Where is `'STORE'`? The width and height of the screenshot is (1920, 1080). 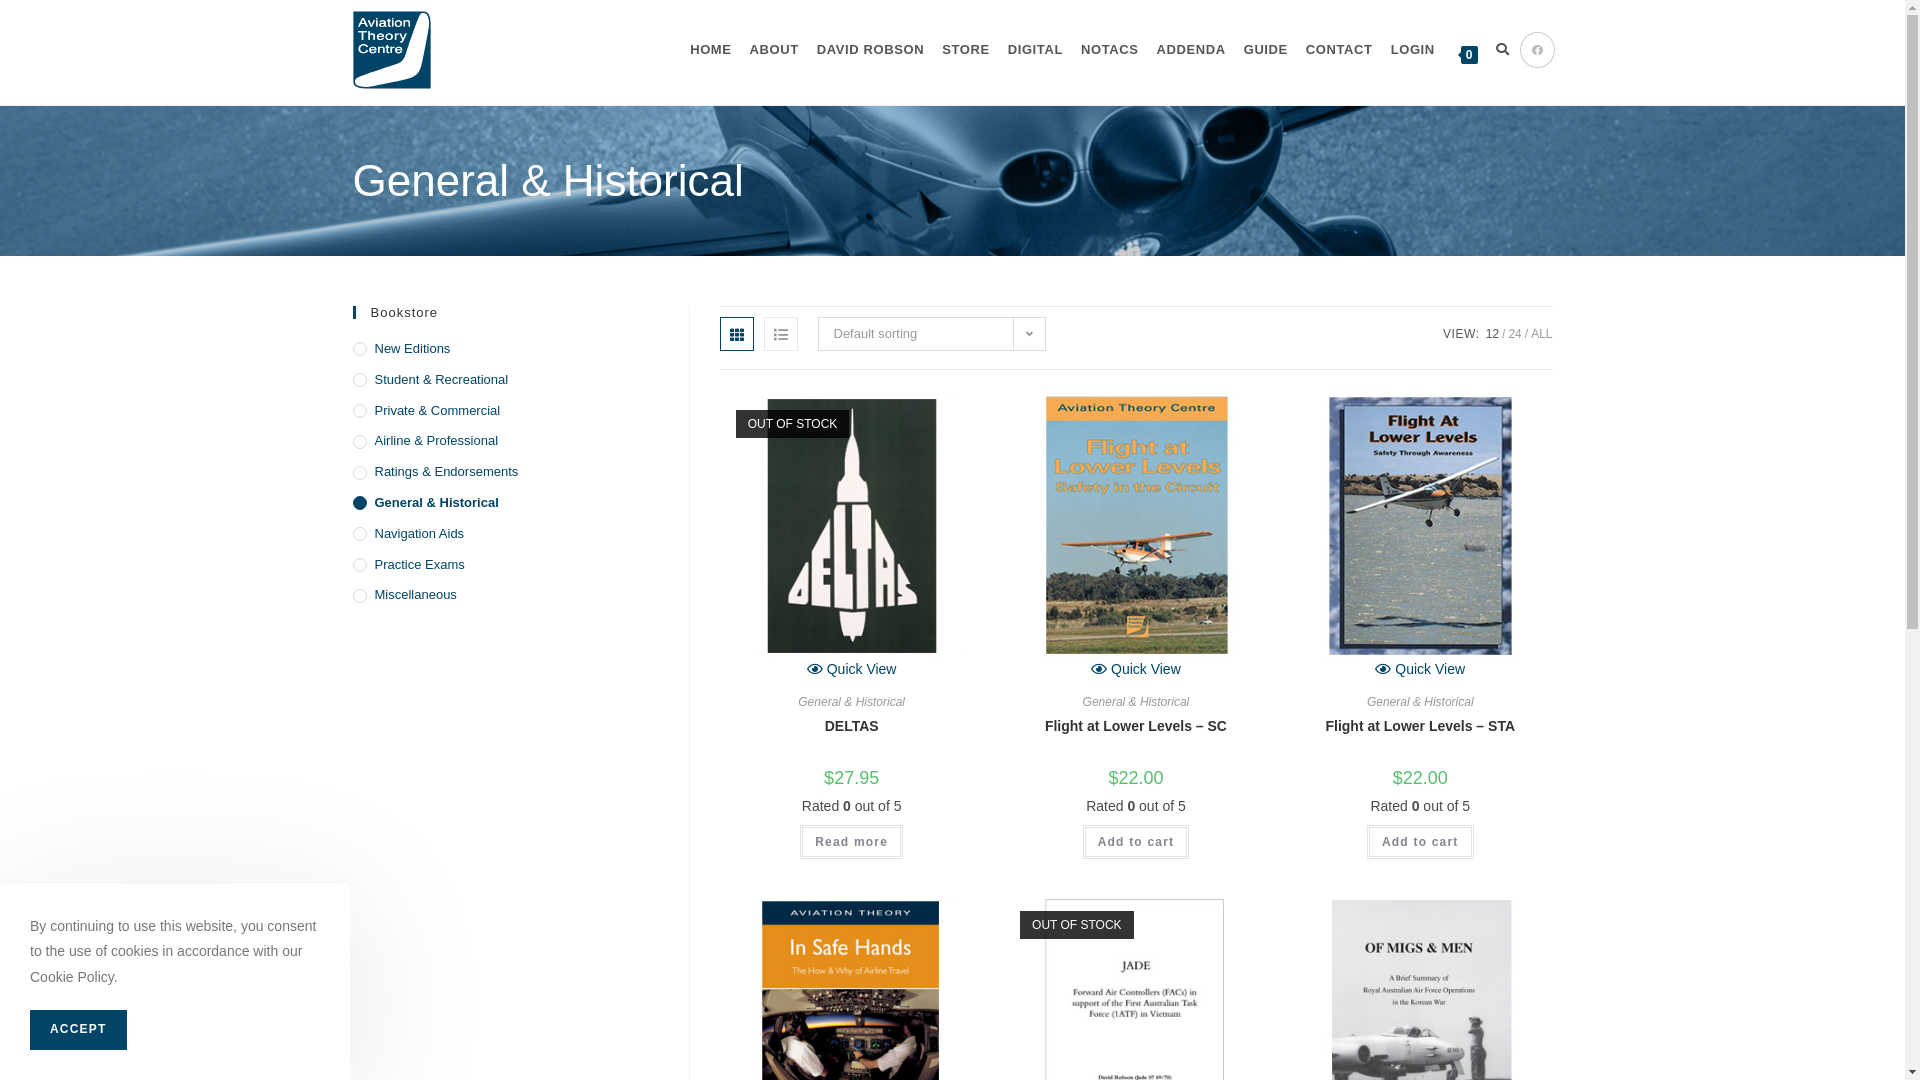 'STORE' is located at coordinates (965, 49).